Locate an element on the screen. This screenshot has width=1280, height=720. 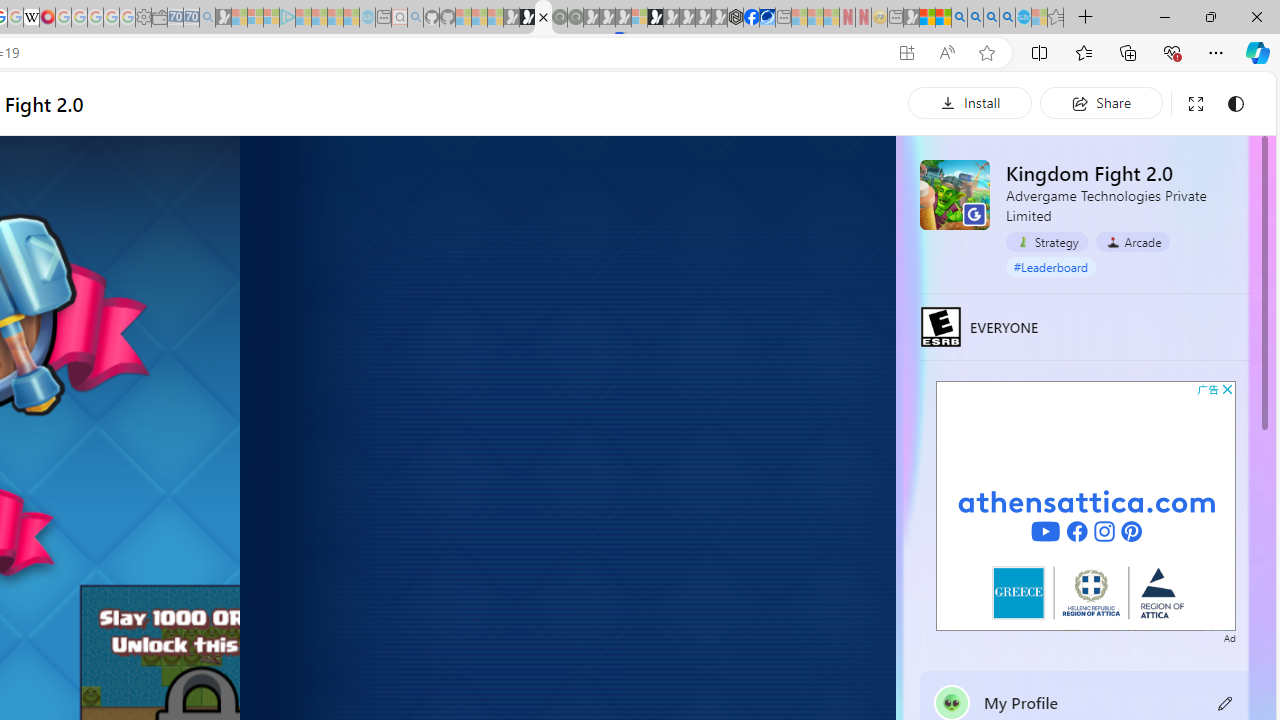
'Full screen' is located at coordinates (1195, 103).